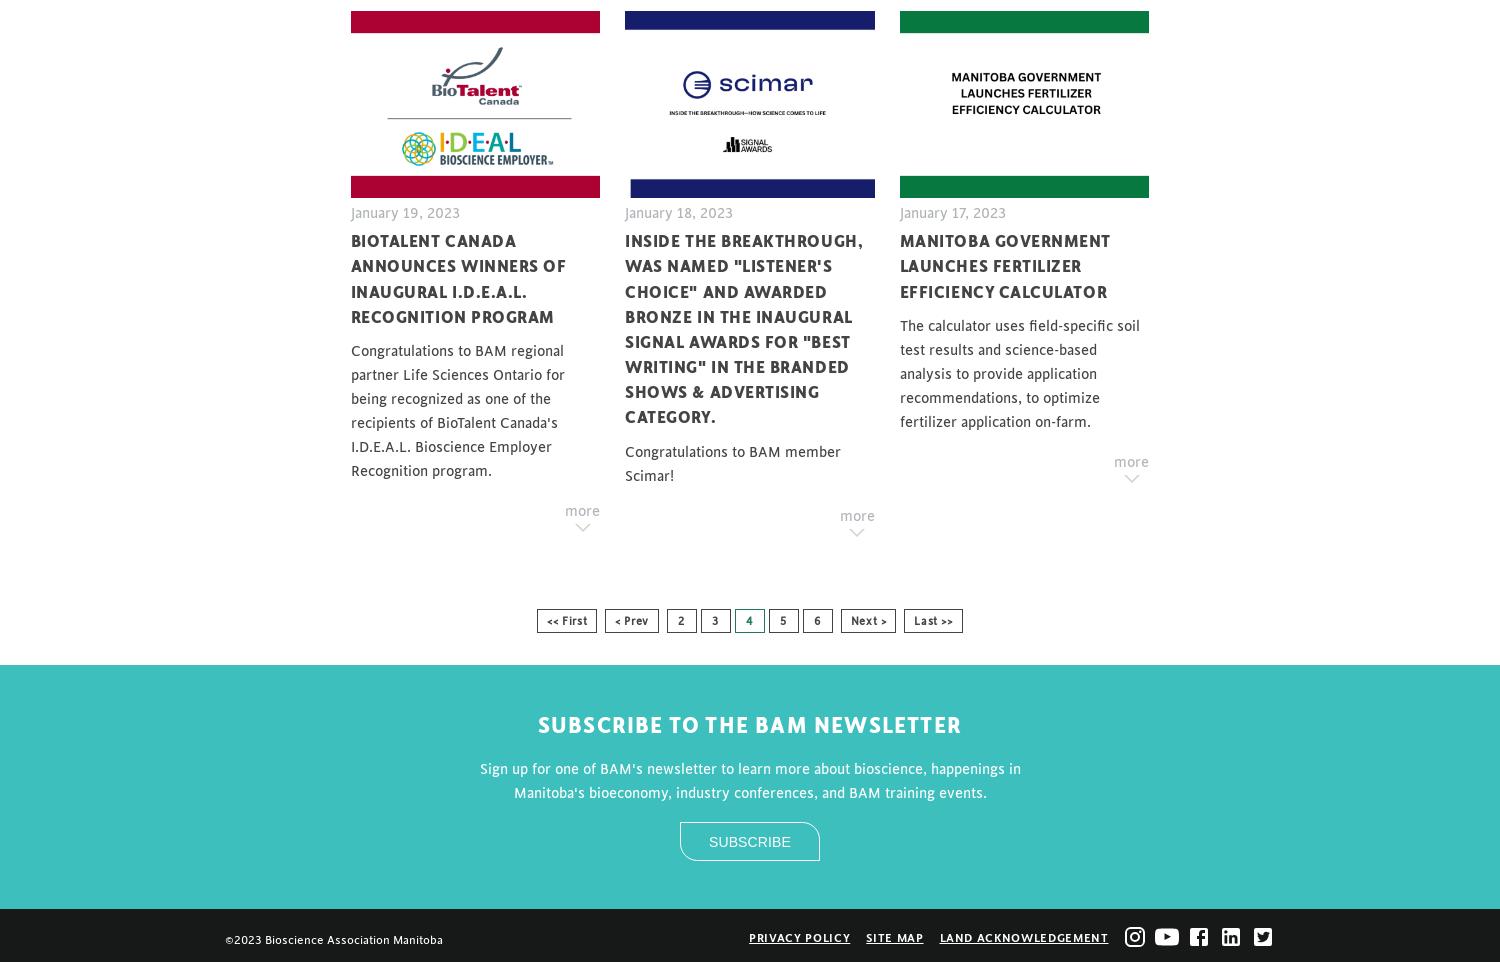 The width and height of the screenshot is (1500, 962). What do you see at coordinates (747, 938) in the screenshot?
I see `'Privacy Policy'` at bounding box center [747, 938].